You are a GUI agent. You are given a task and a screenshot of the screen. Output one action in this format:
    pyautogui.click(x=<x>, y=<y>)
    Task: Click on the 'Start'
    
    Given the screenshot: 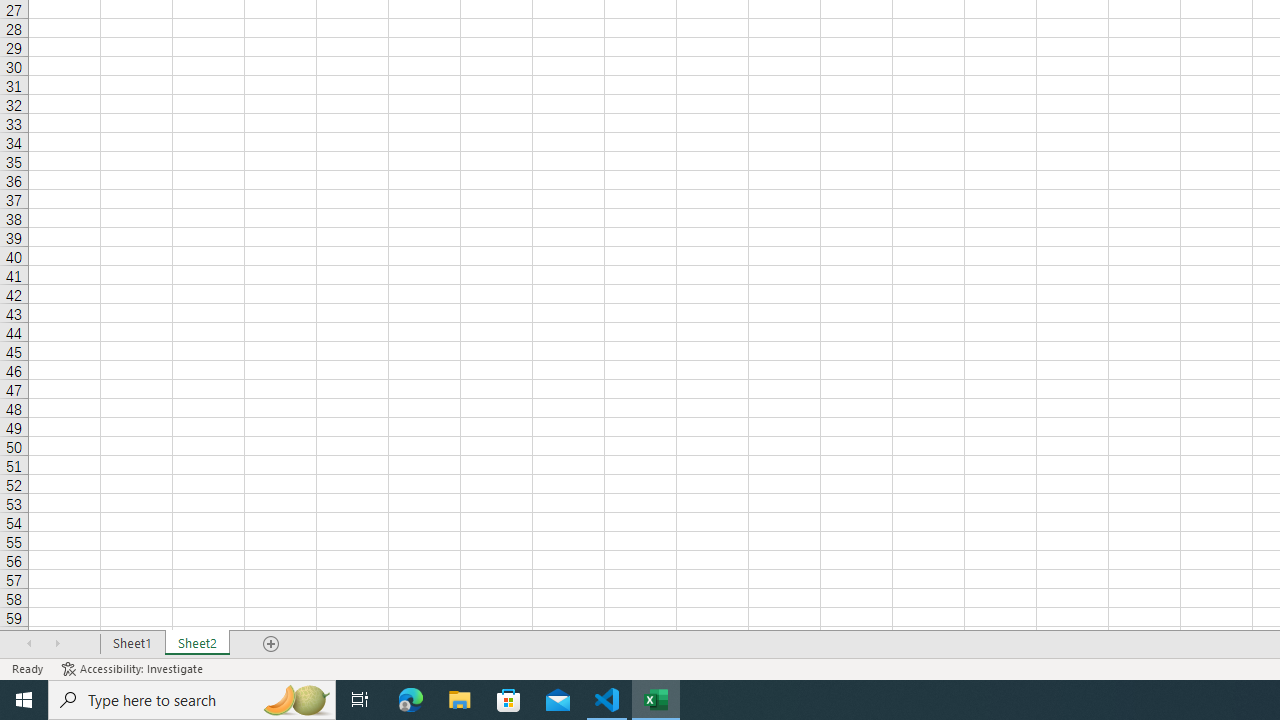 What is the action you would take?
    pyautogui.click(x=24, y=698)
    